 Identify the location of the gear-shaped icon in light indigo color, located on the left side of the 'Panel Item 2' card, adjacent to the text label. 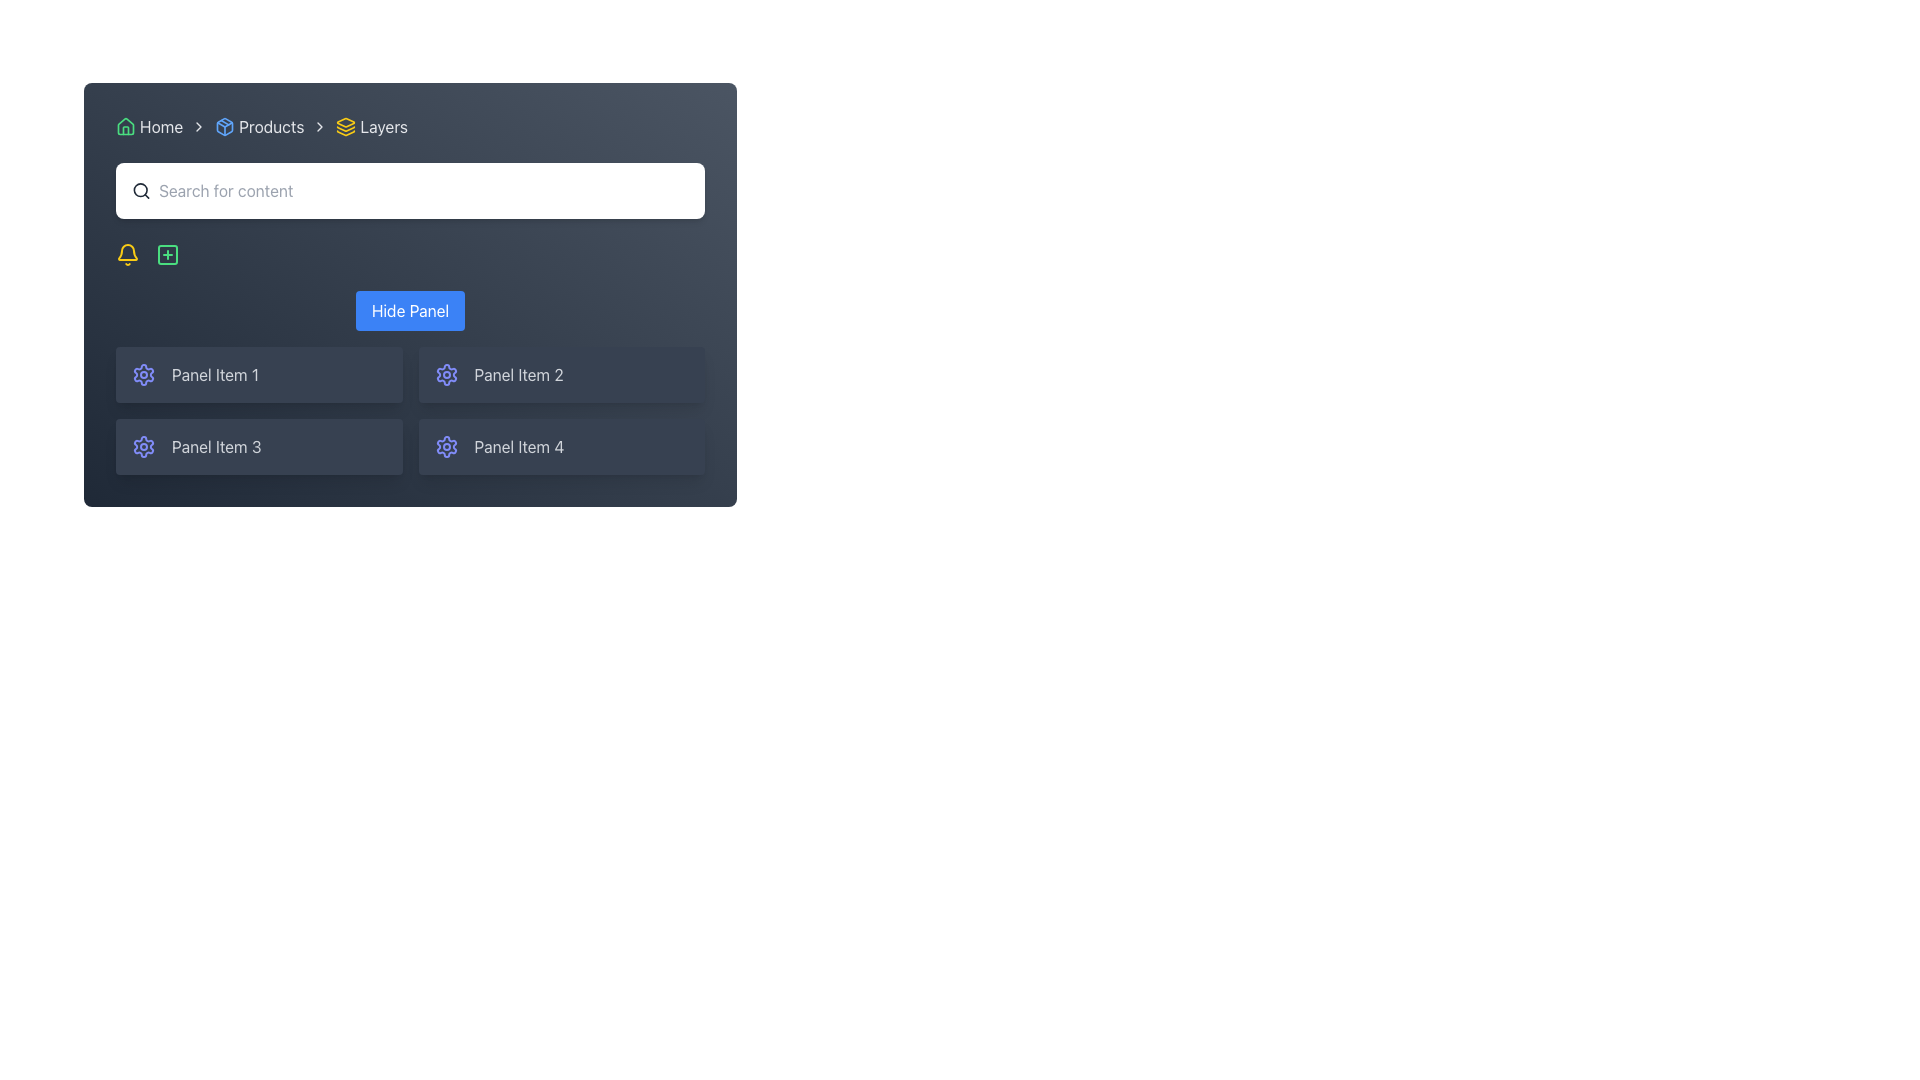
(445, 374).